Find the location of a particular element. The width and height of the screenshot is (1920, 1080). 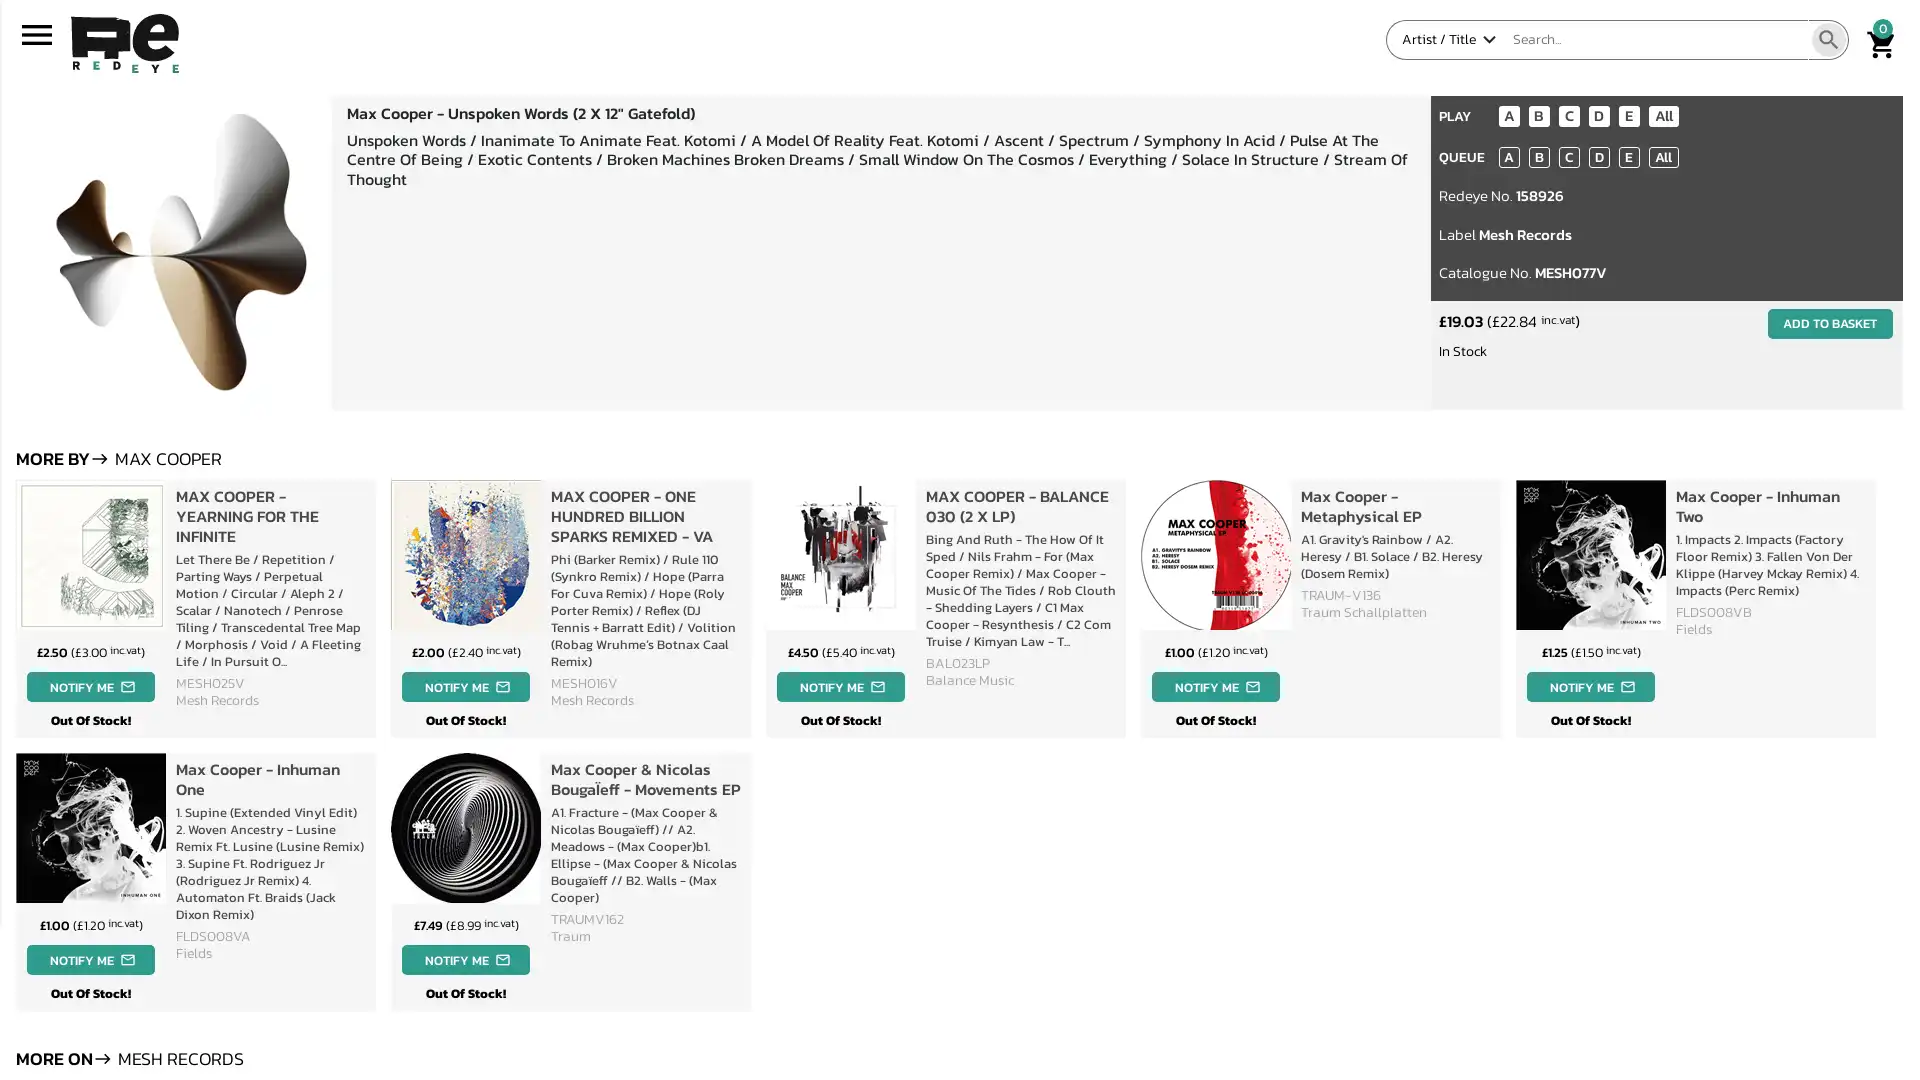

NOTIFY ME mail_outline is located at coordinates (840, 685).